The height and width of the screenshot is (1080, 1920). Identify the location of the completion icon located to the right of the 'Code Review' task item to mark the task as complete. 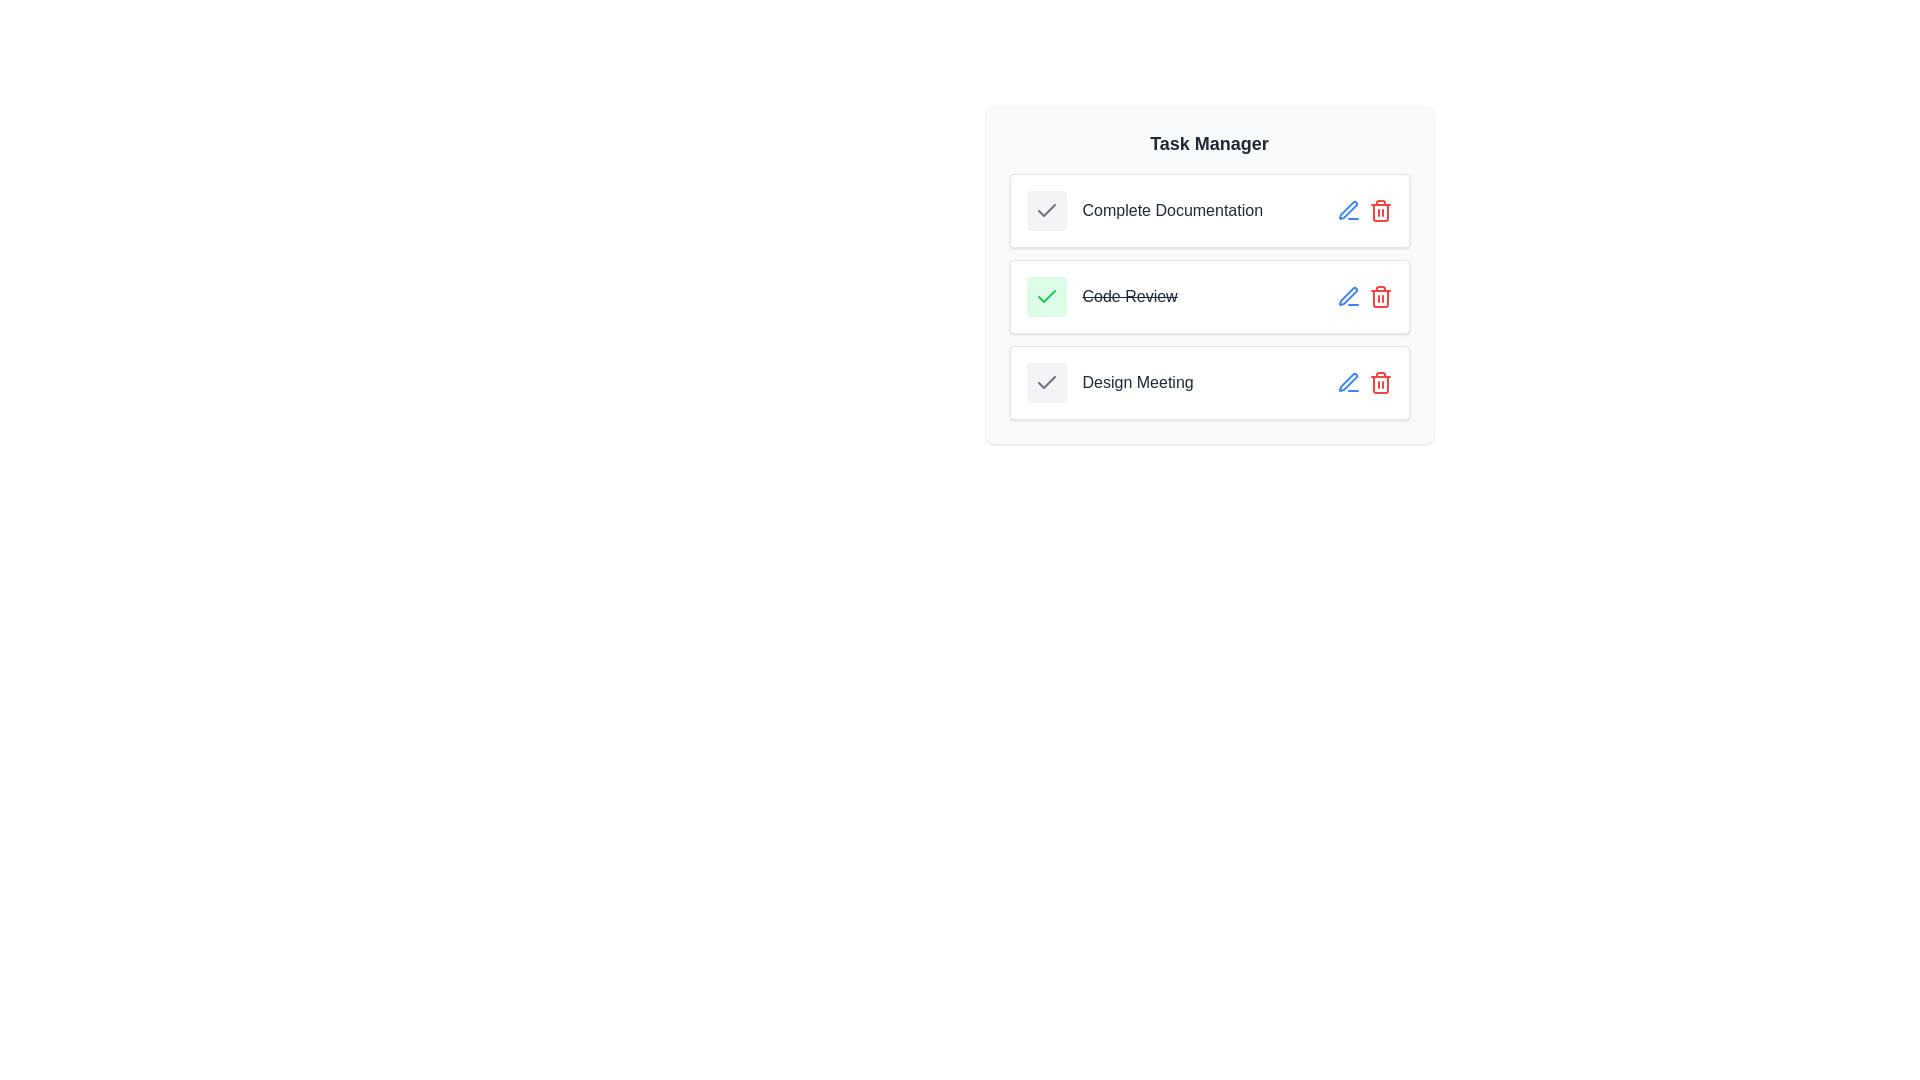
(1045, 382).